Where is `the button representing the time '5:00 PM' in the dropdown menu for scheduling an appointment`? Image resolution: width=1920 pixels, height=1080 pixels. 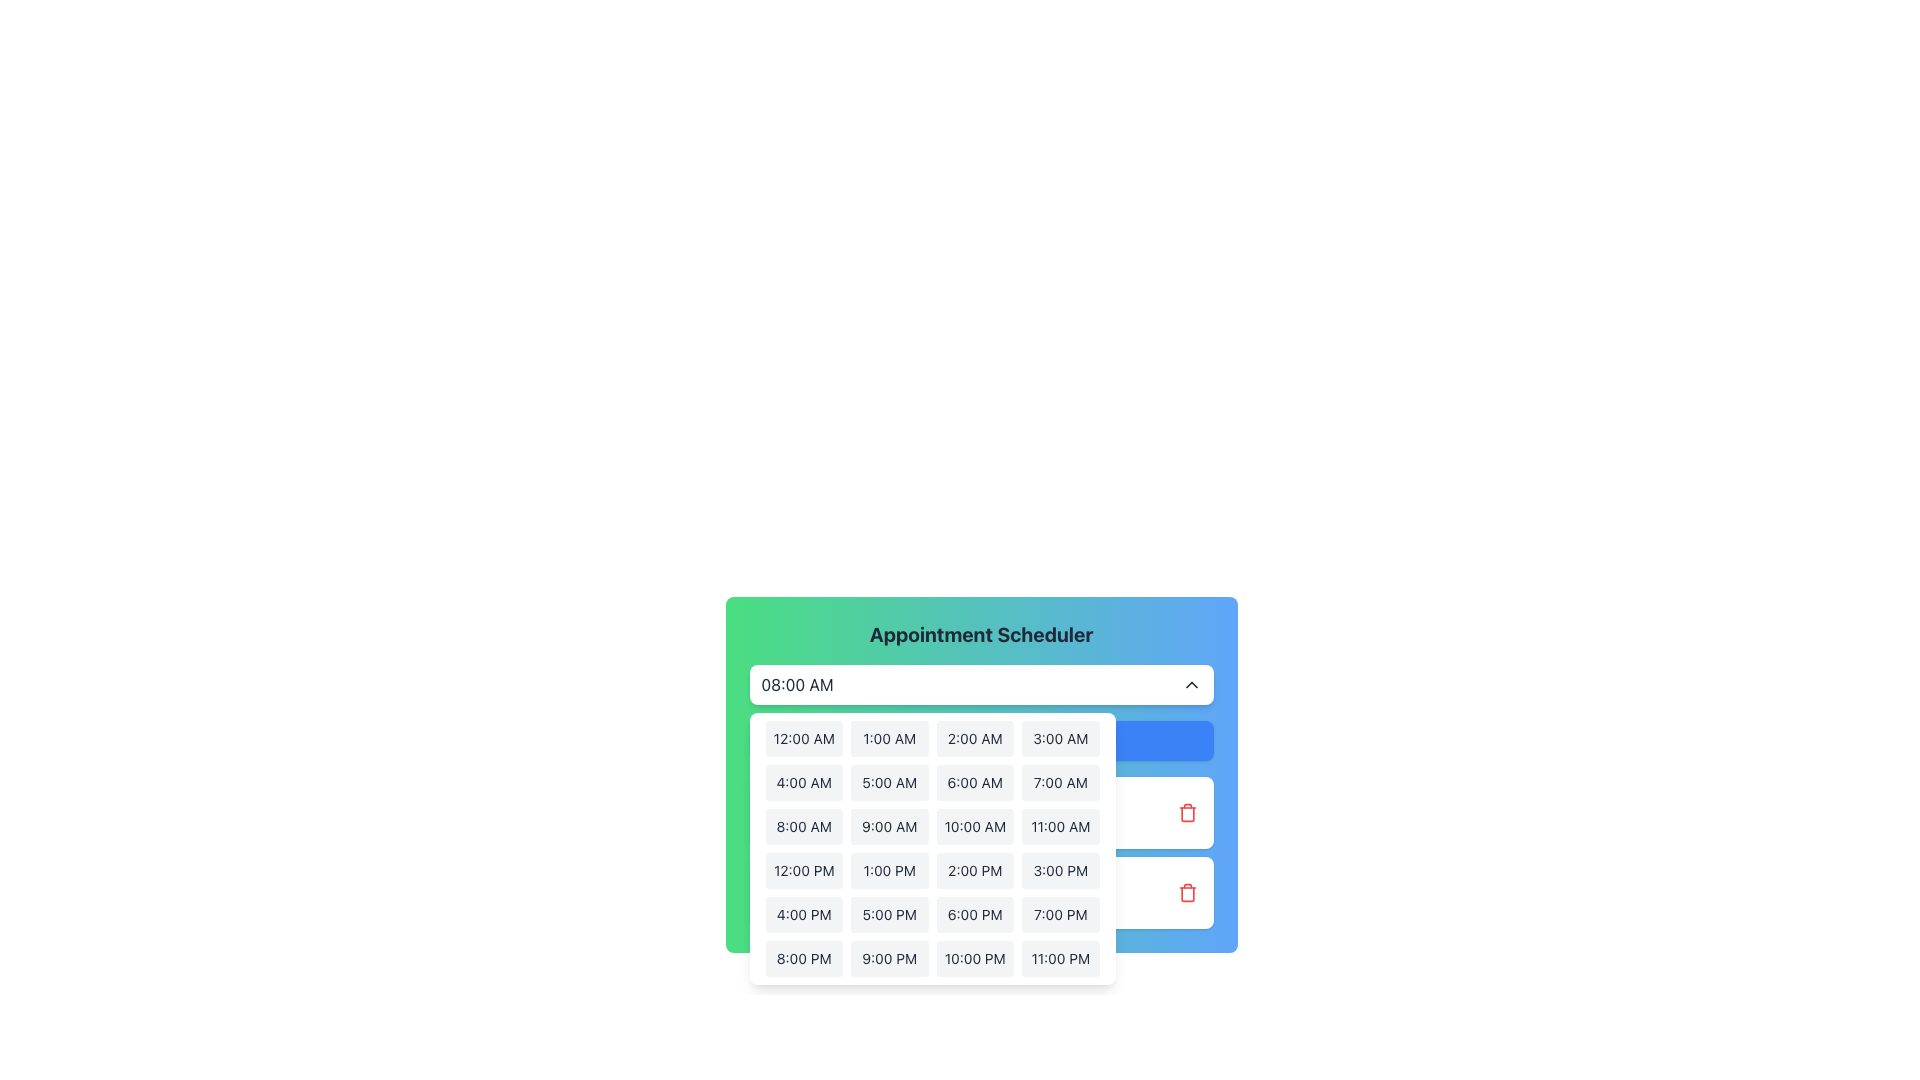 the button representing the time '5:00 PM' in the dropdown menu for scheduling an appointment is located at coordinates (888, 914).